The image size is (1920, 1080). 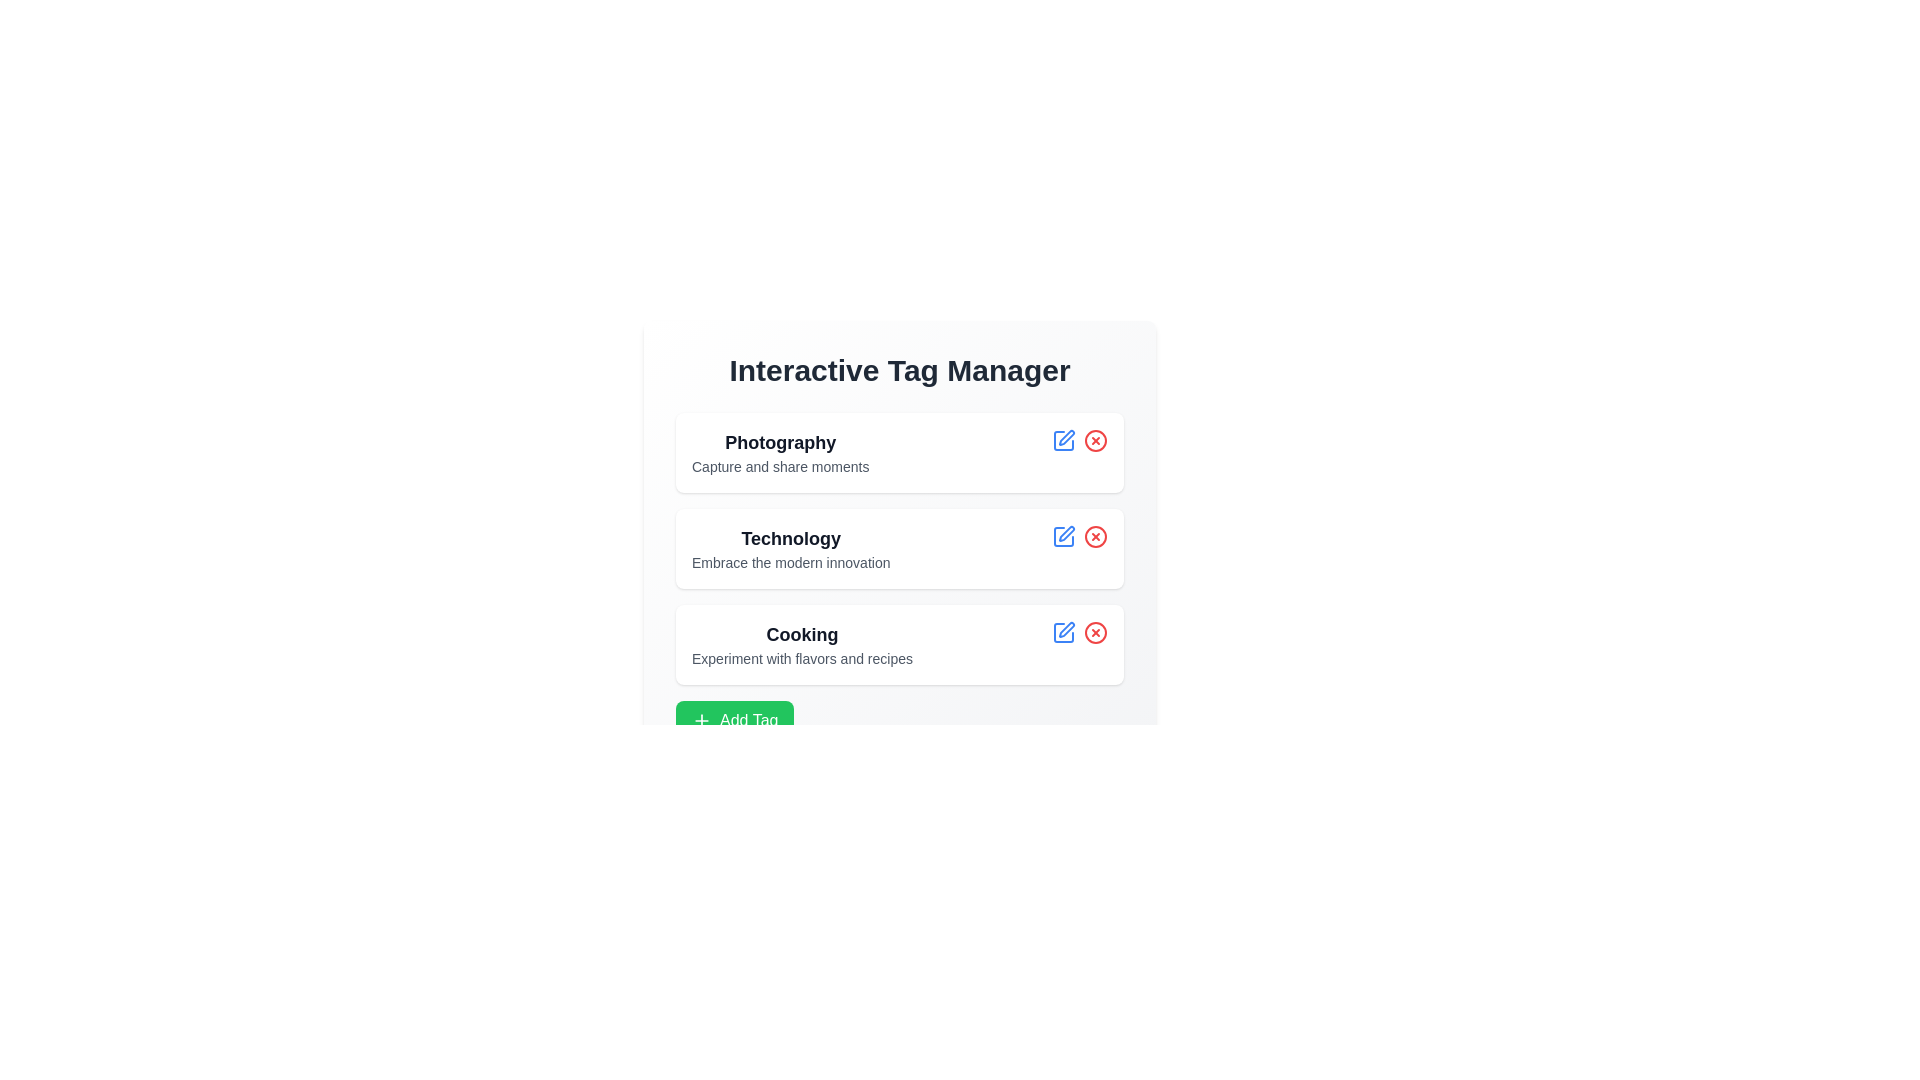 I want to click on the delete icon button located in the right section of the 'Photography' row, so click(x=1094, y=439).